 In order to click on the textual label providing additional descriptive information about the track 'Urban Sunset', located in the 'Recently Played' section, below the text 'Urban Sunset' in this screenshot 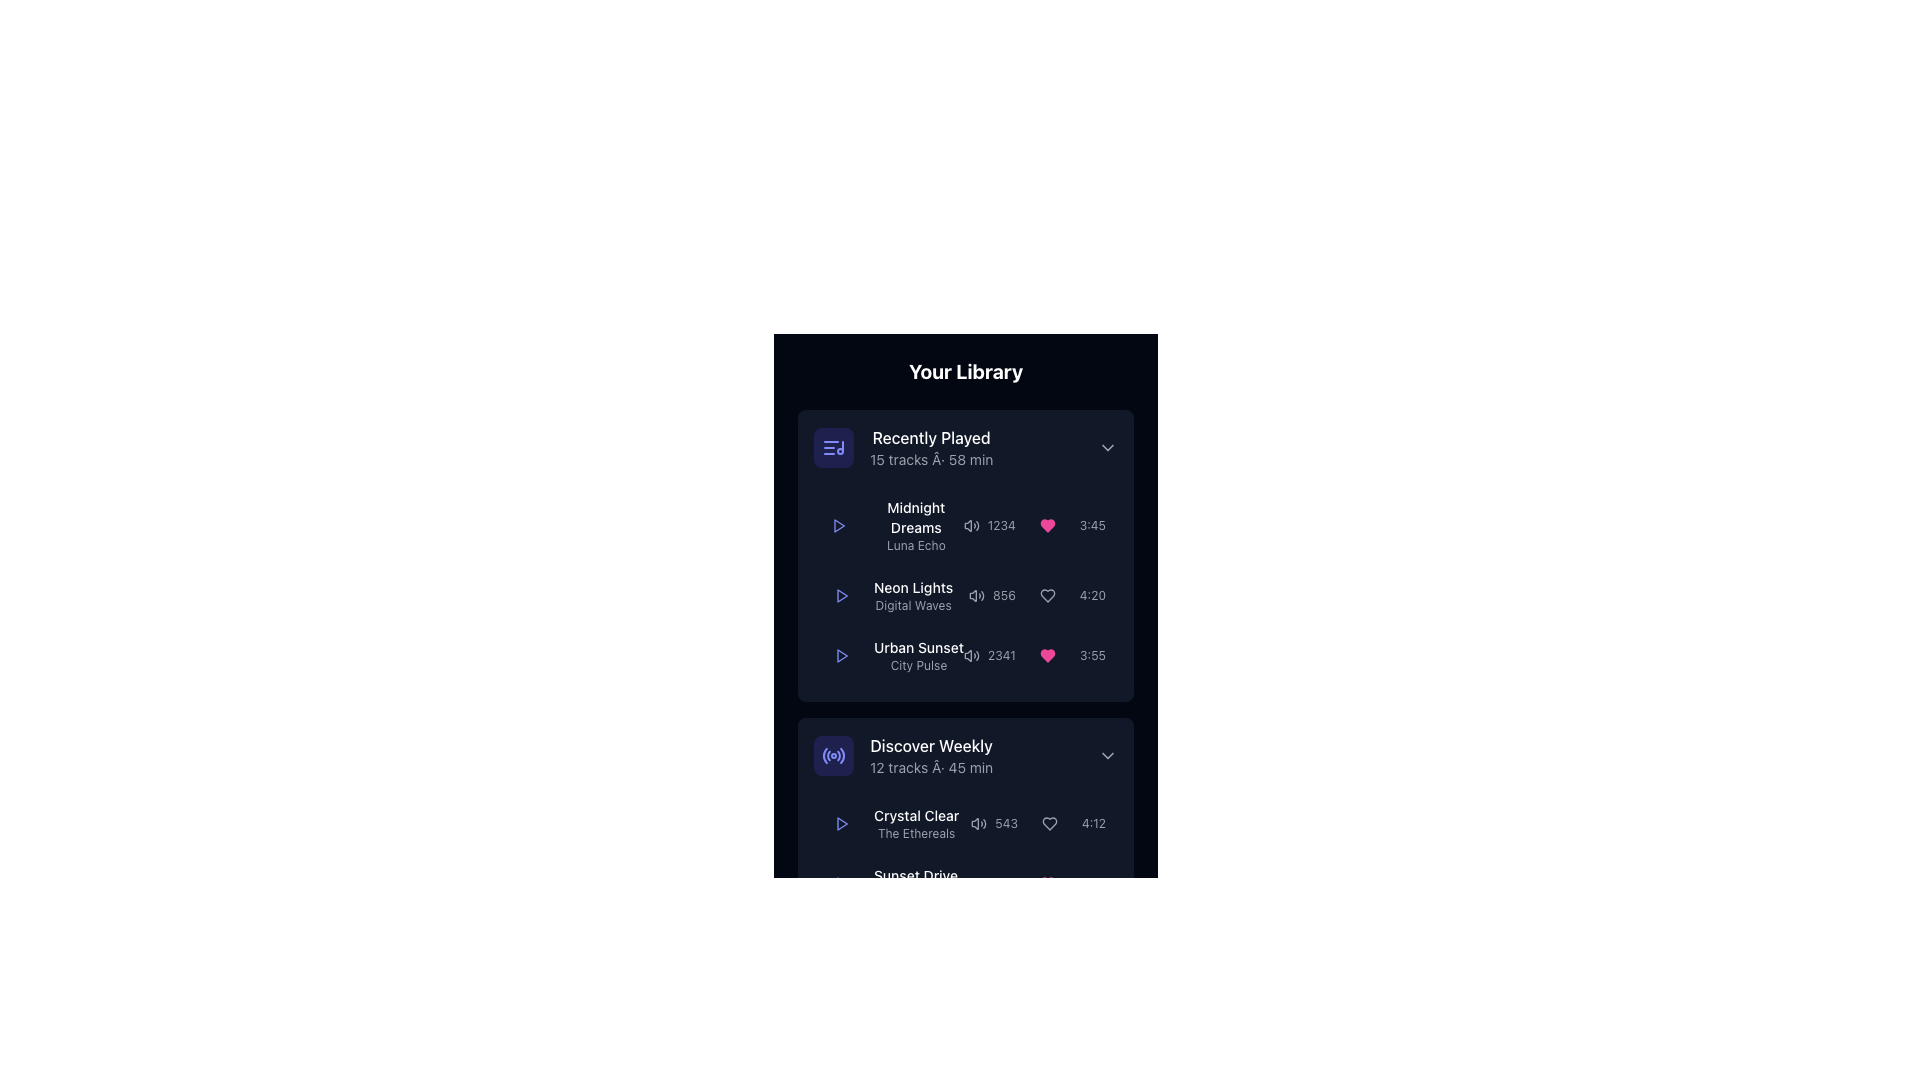, I will do `click(917, 666)`.